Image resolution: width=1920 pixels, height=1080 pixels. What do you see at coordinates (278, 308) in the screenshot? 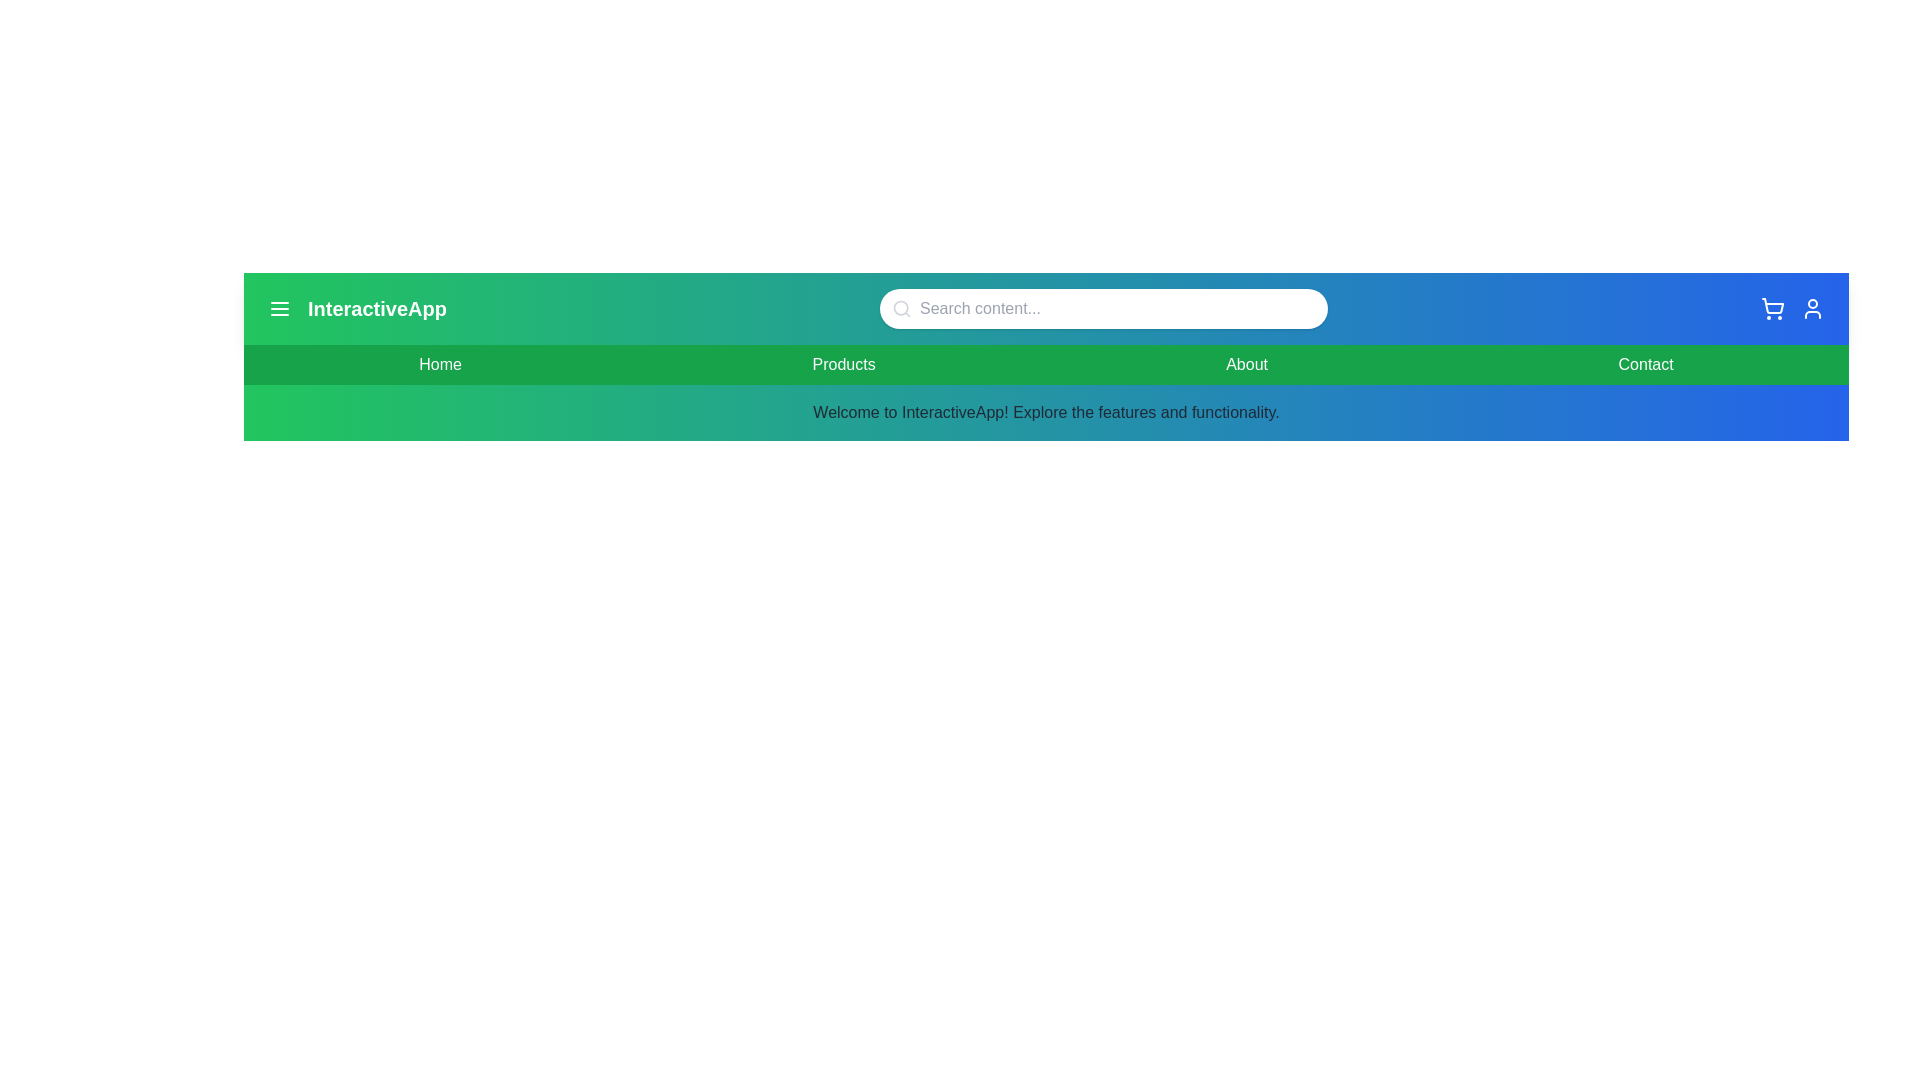
I see `the menu icon to toggle the dropdown menu visibility` at bounding box center [278, 308].